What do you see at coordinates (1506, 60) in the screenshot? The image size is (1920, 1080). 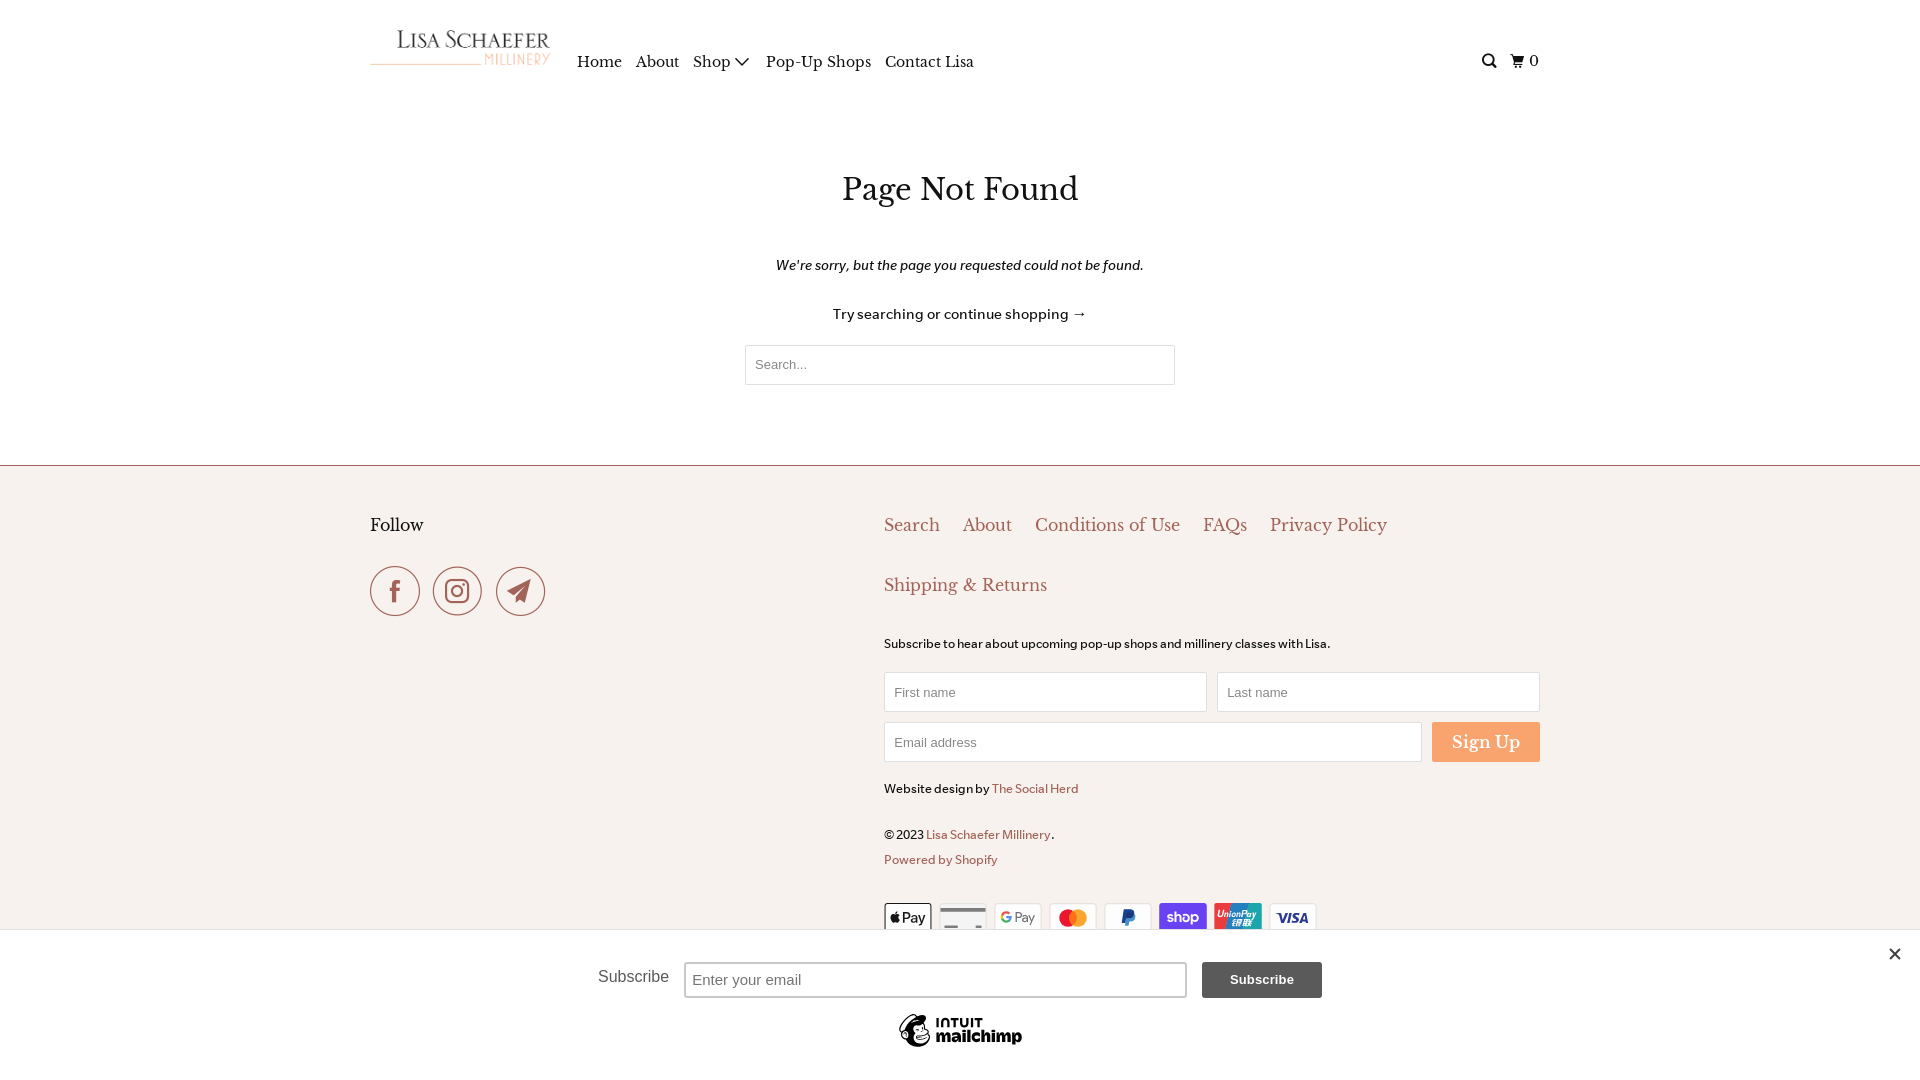 I see `'0'` at bounding box center [1506, 60].